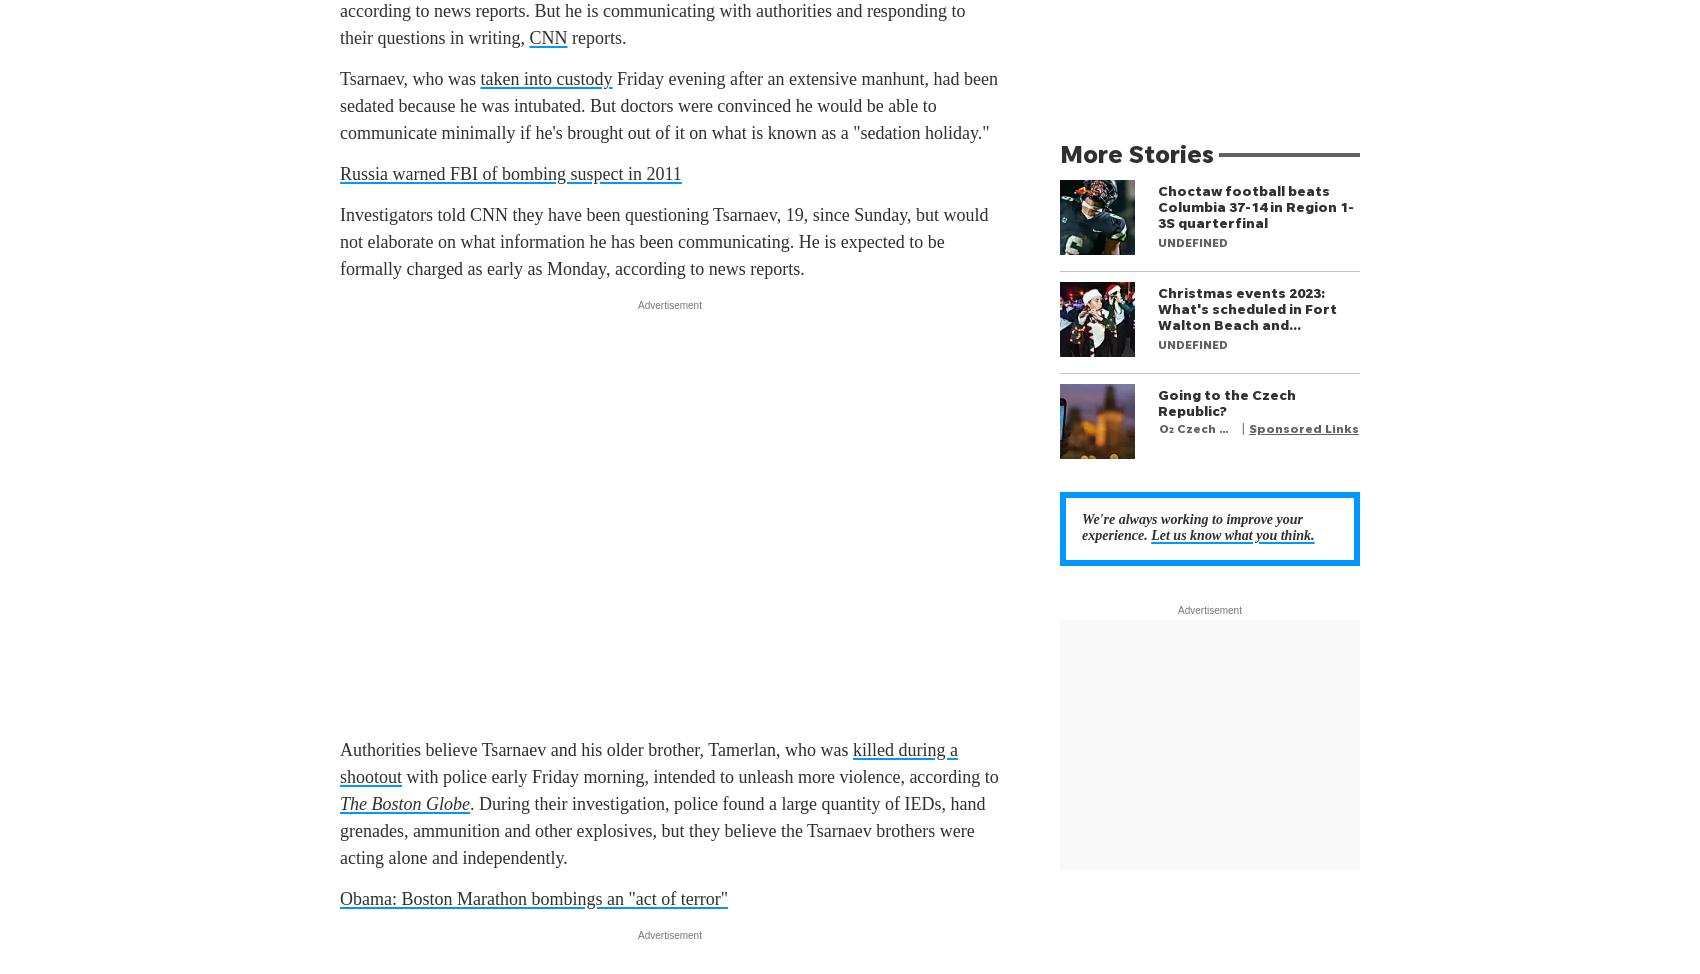 This screenshot has width=1700, height=974. Describe the element at coordinates (1136, 152) in the screenshot. I see `'More Stories'` at that location.